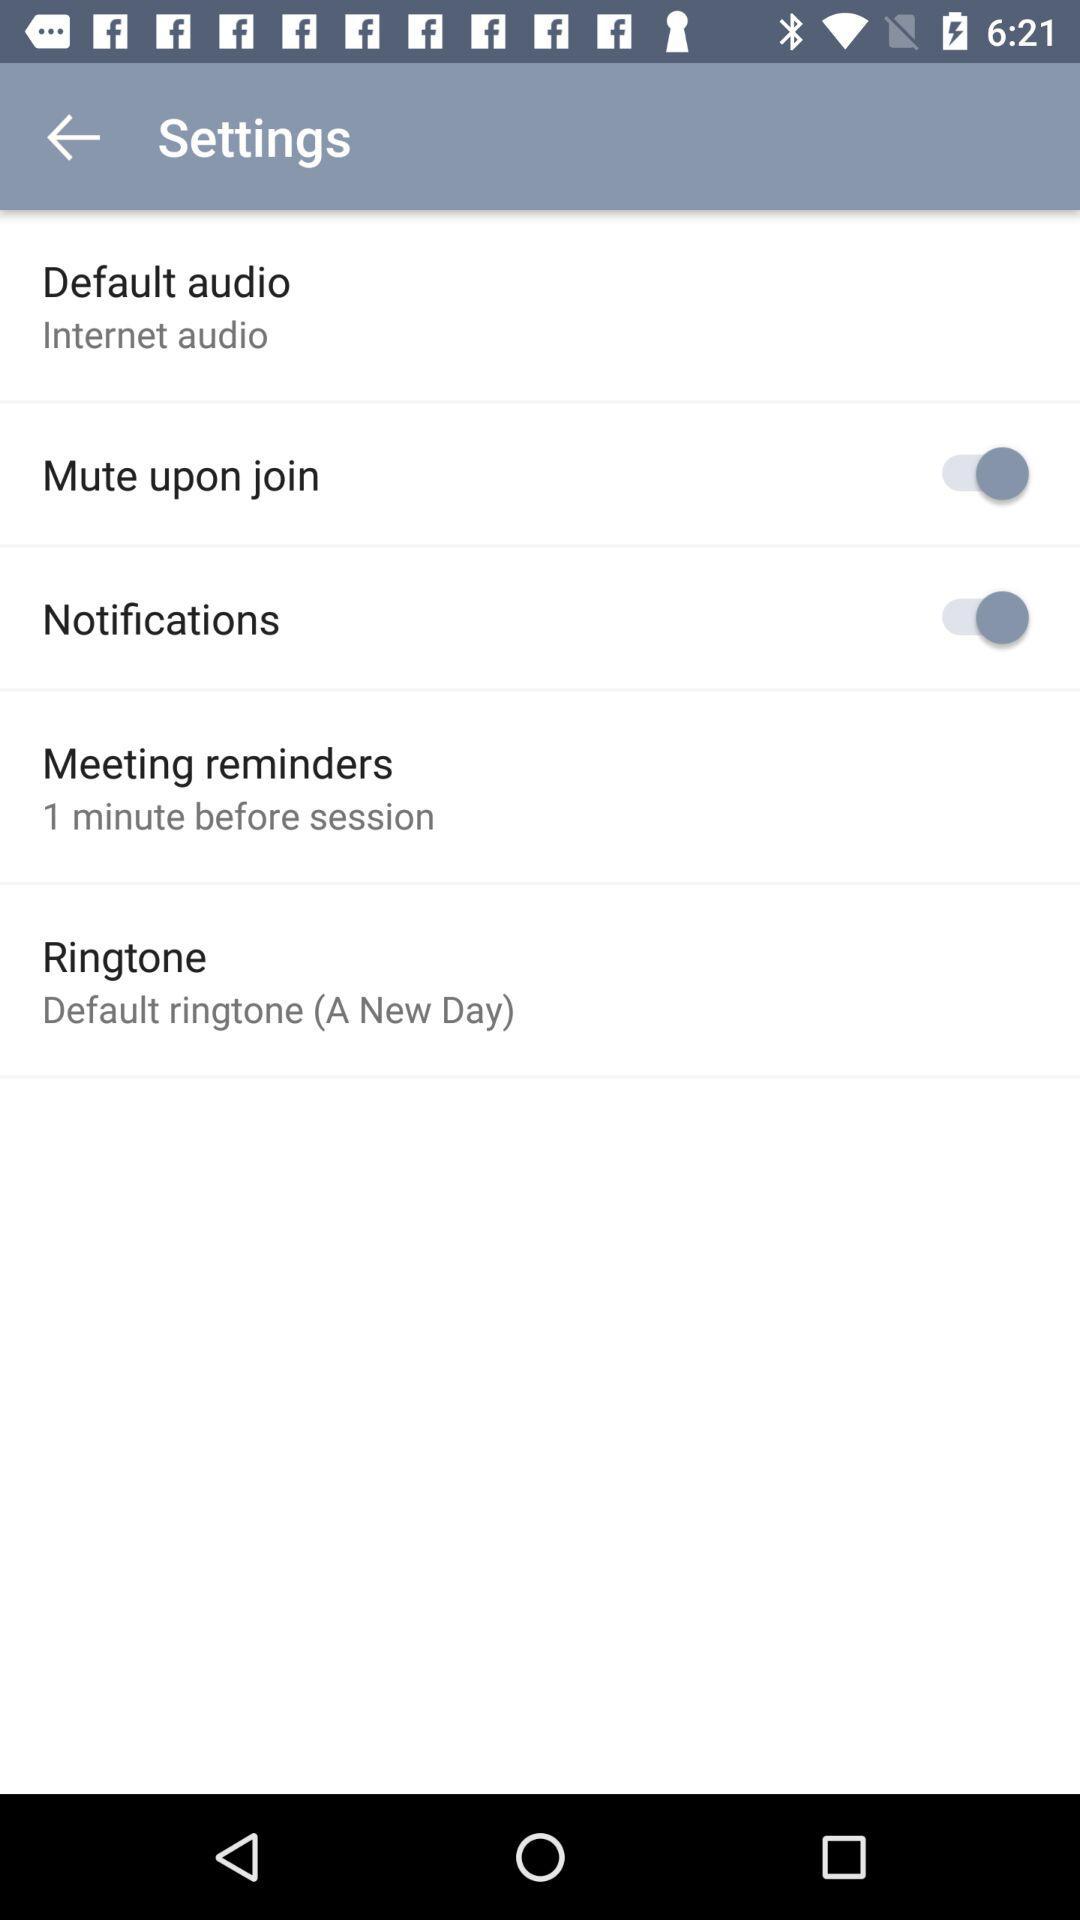 The height and width of the screenshot is (1920, 1080). Describe the element at coordinates (237, 815) in the screenshot. I see `the 1 minute before icon` at that location.